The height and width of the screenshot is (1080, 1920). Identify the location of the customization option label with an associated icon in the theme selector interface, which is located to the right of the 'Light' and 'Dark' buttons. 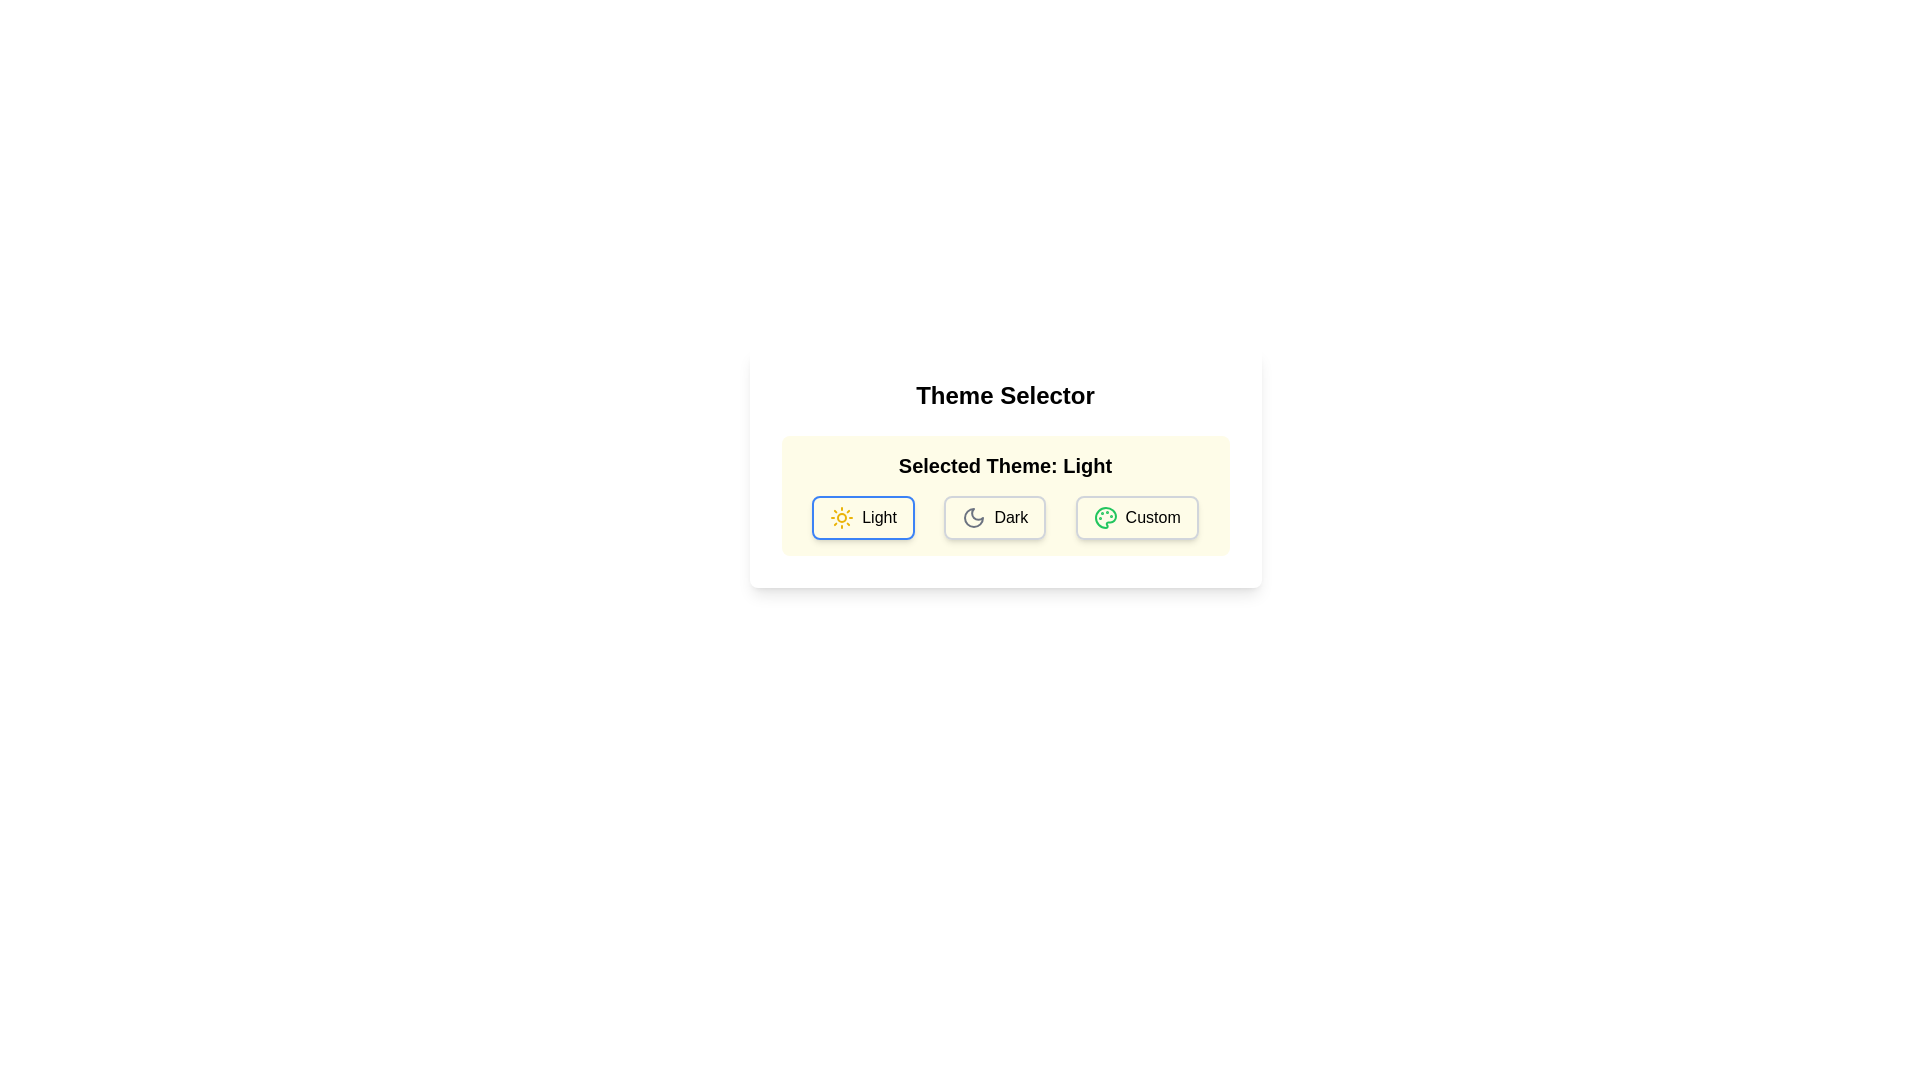
(1137, 516).